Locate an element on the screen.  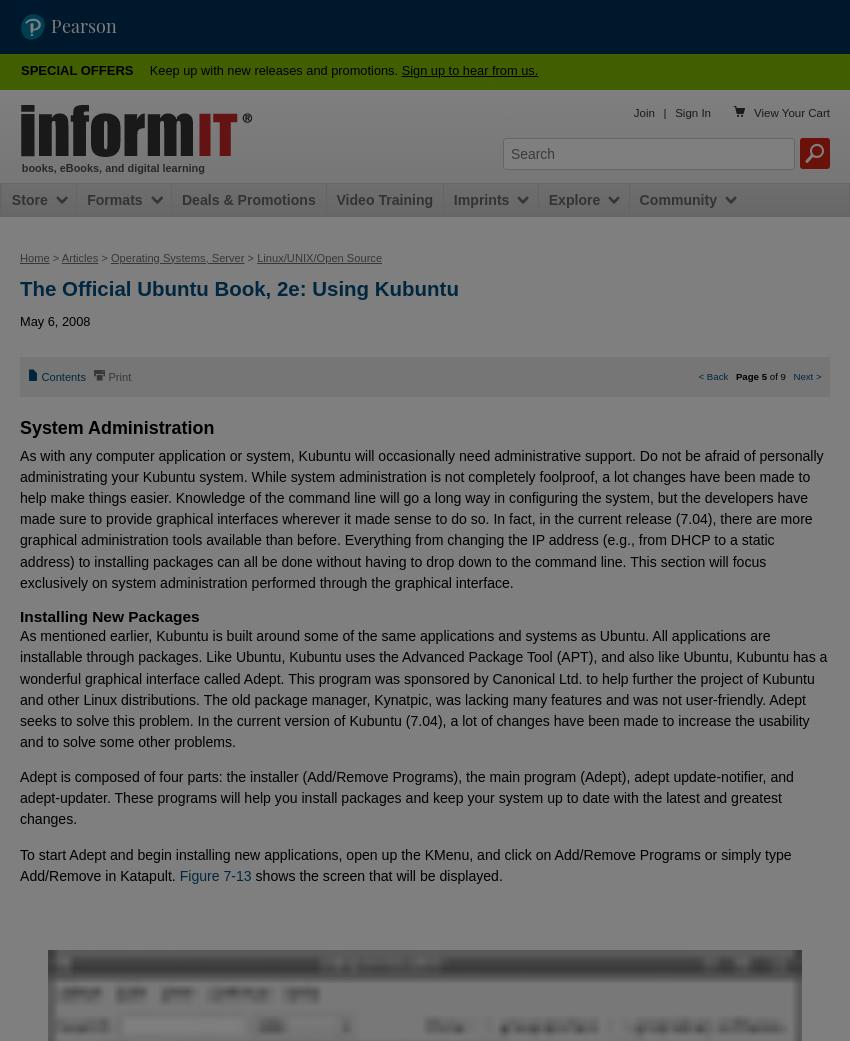
'Adept is composed of four parts: the installer (Add/Remove Programs), the main program (Adept), adept update-notifier, and adept-updater. These programs will help you install packages and keep your system up to date with the latest and greatest changes.' is located at coordinates (406, 798).